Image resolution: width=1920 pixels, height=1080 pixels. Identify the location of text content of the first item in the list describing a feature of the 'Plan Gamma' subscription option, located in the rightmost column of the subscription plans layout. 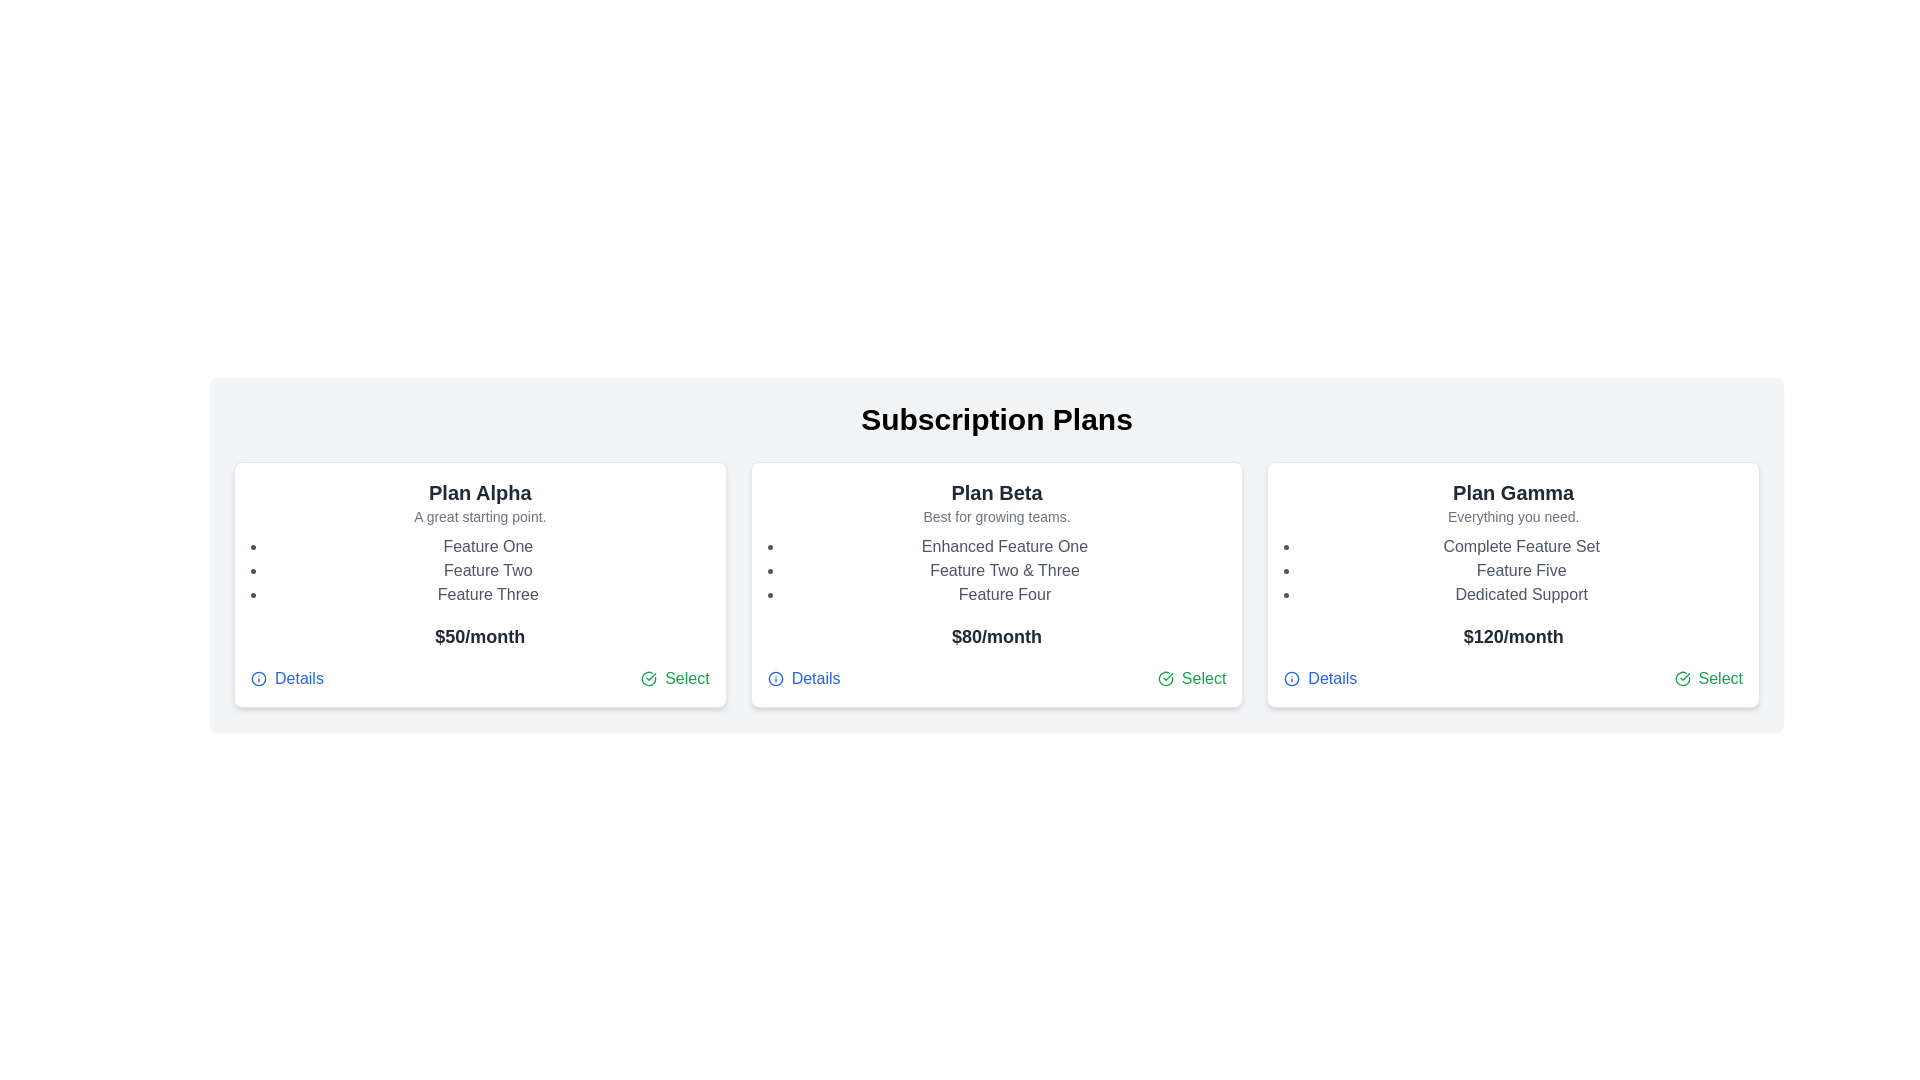
(1520, 547).